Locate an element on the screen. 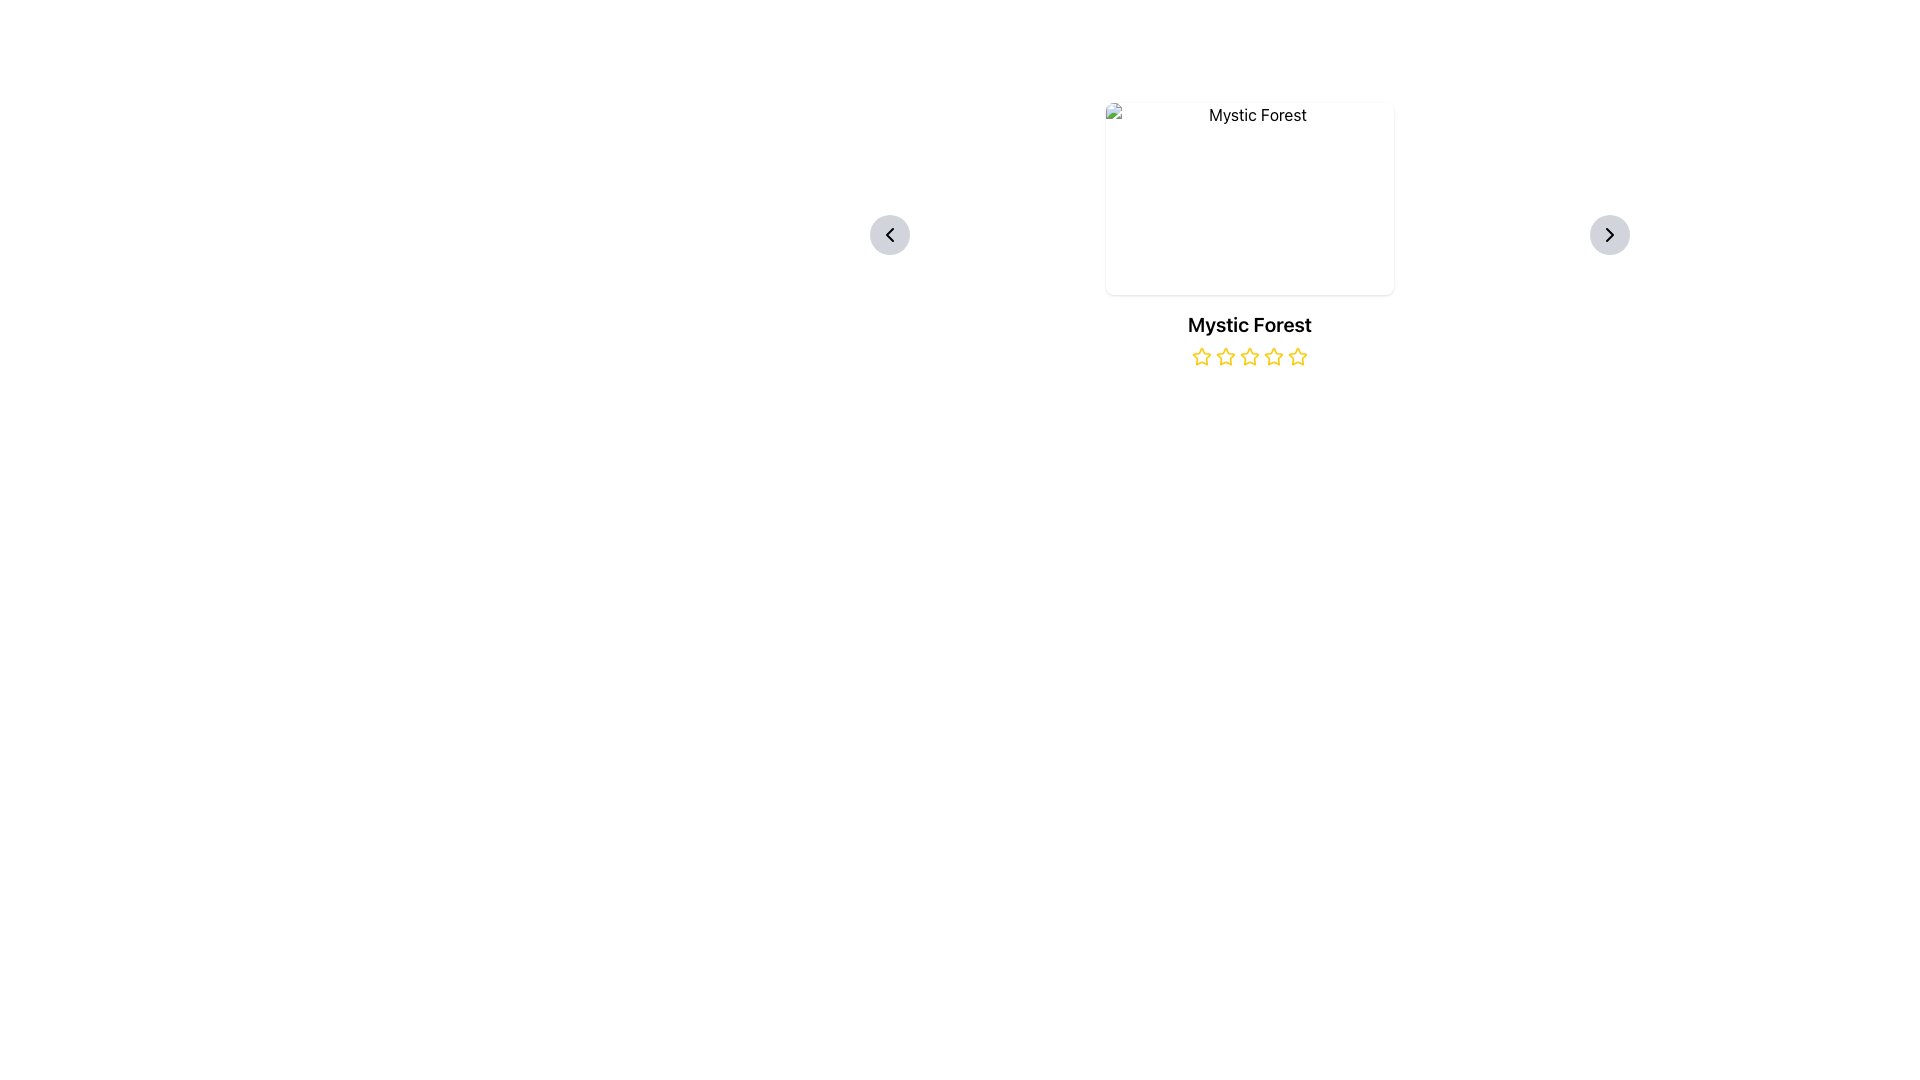 This screenshot has height=1080, width=1920. the first rating star icon below the title 'Mystic Forest' to provide a rating is located at coordinates (1200, 356).